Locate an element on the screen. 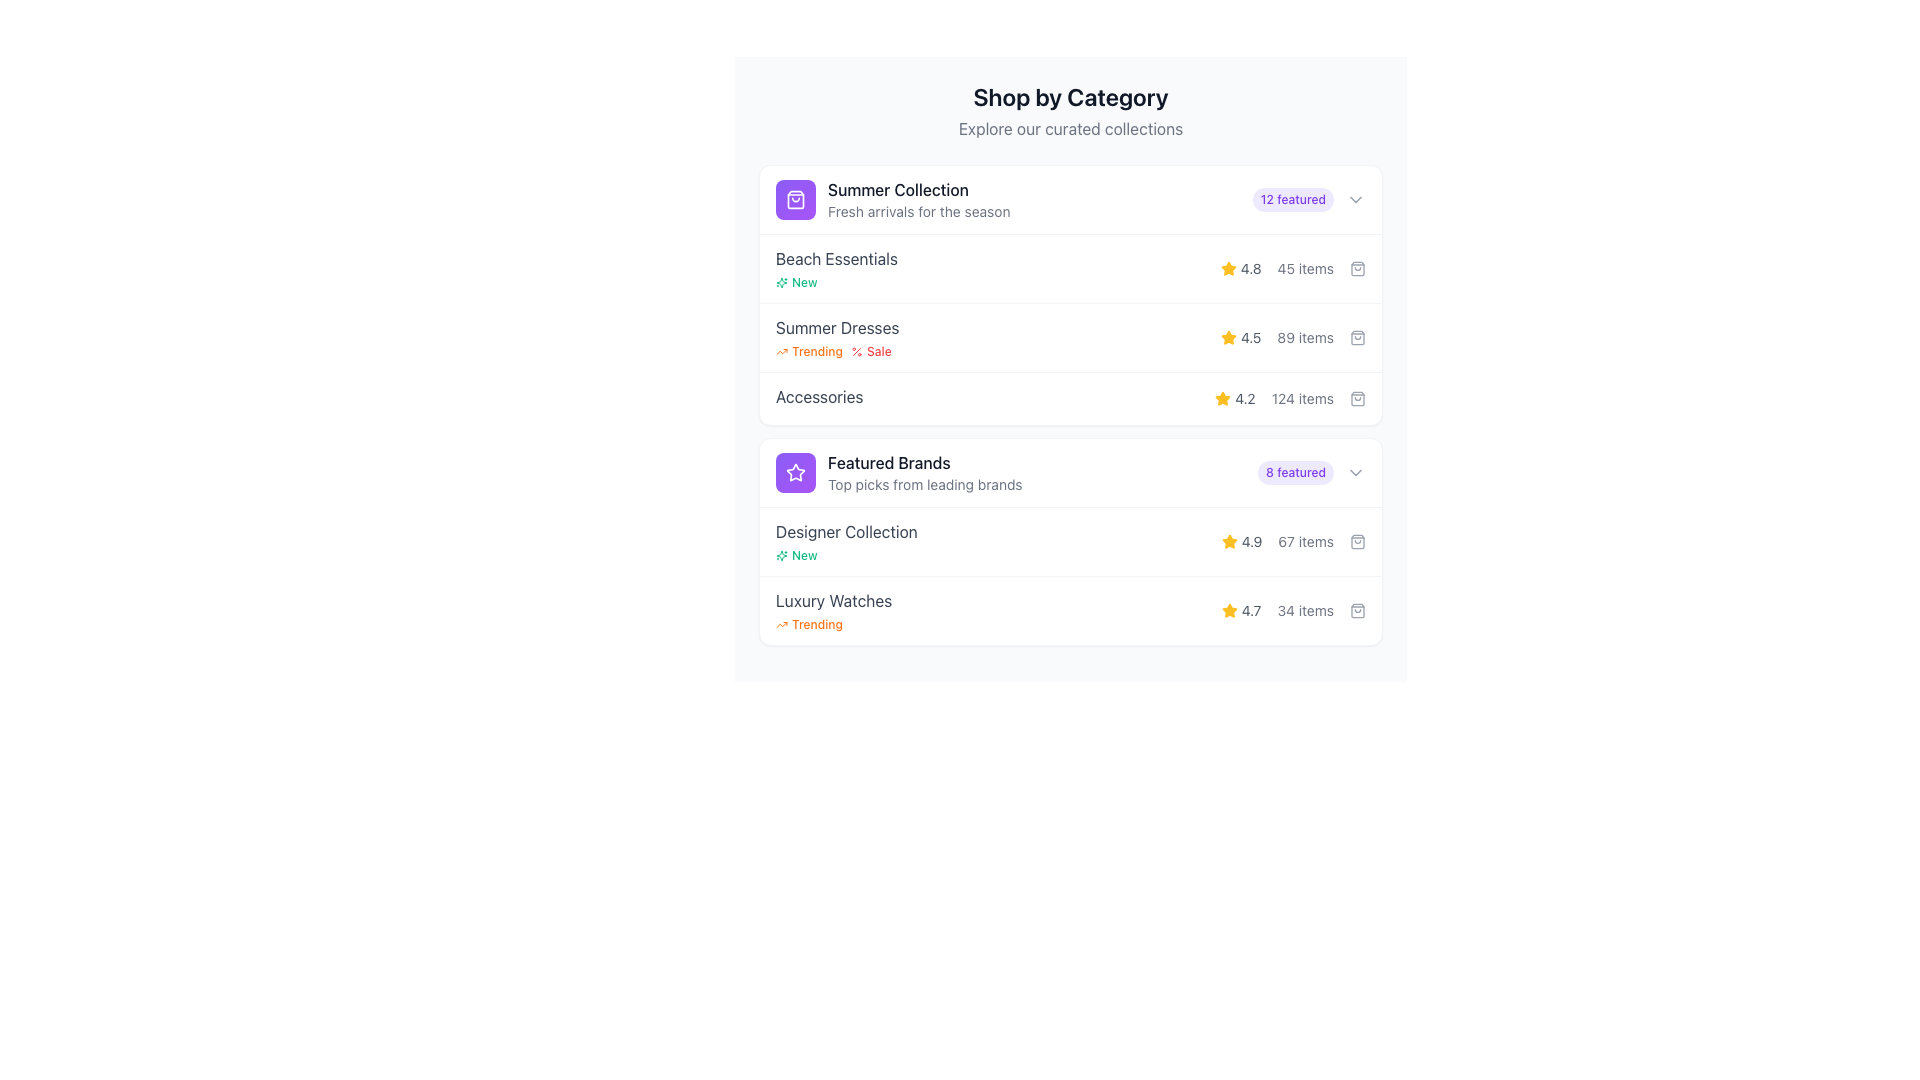 Image resolution: width=1920 pixels, height=1080 pixels. the shopping bag icon with a white fill, which is positioned within a circular violet gradient background at the top left of the 'Summer Collection' card in the 'Shop by Category' section is located at coordinates (795, 200).